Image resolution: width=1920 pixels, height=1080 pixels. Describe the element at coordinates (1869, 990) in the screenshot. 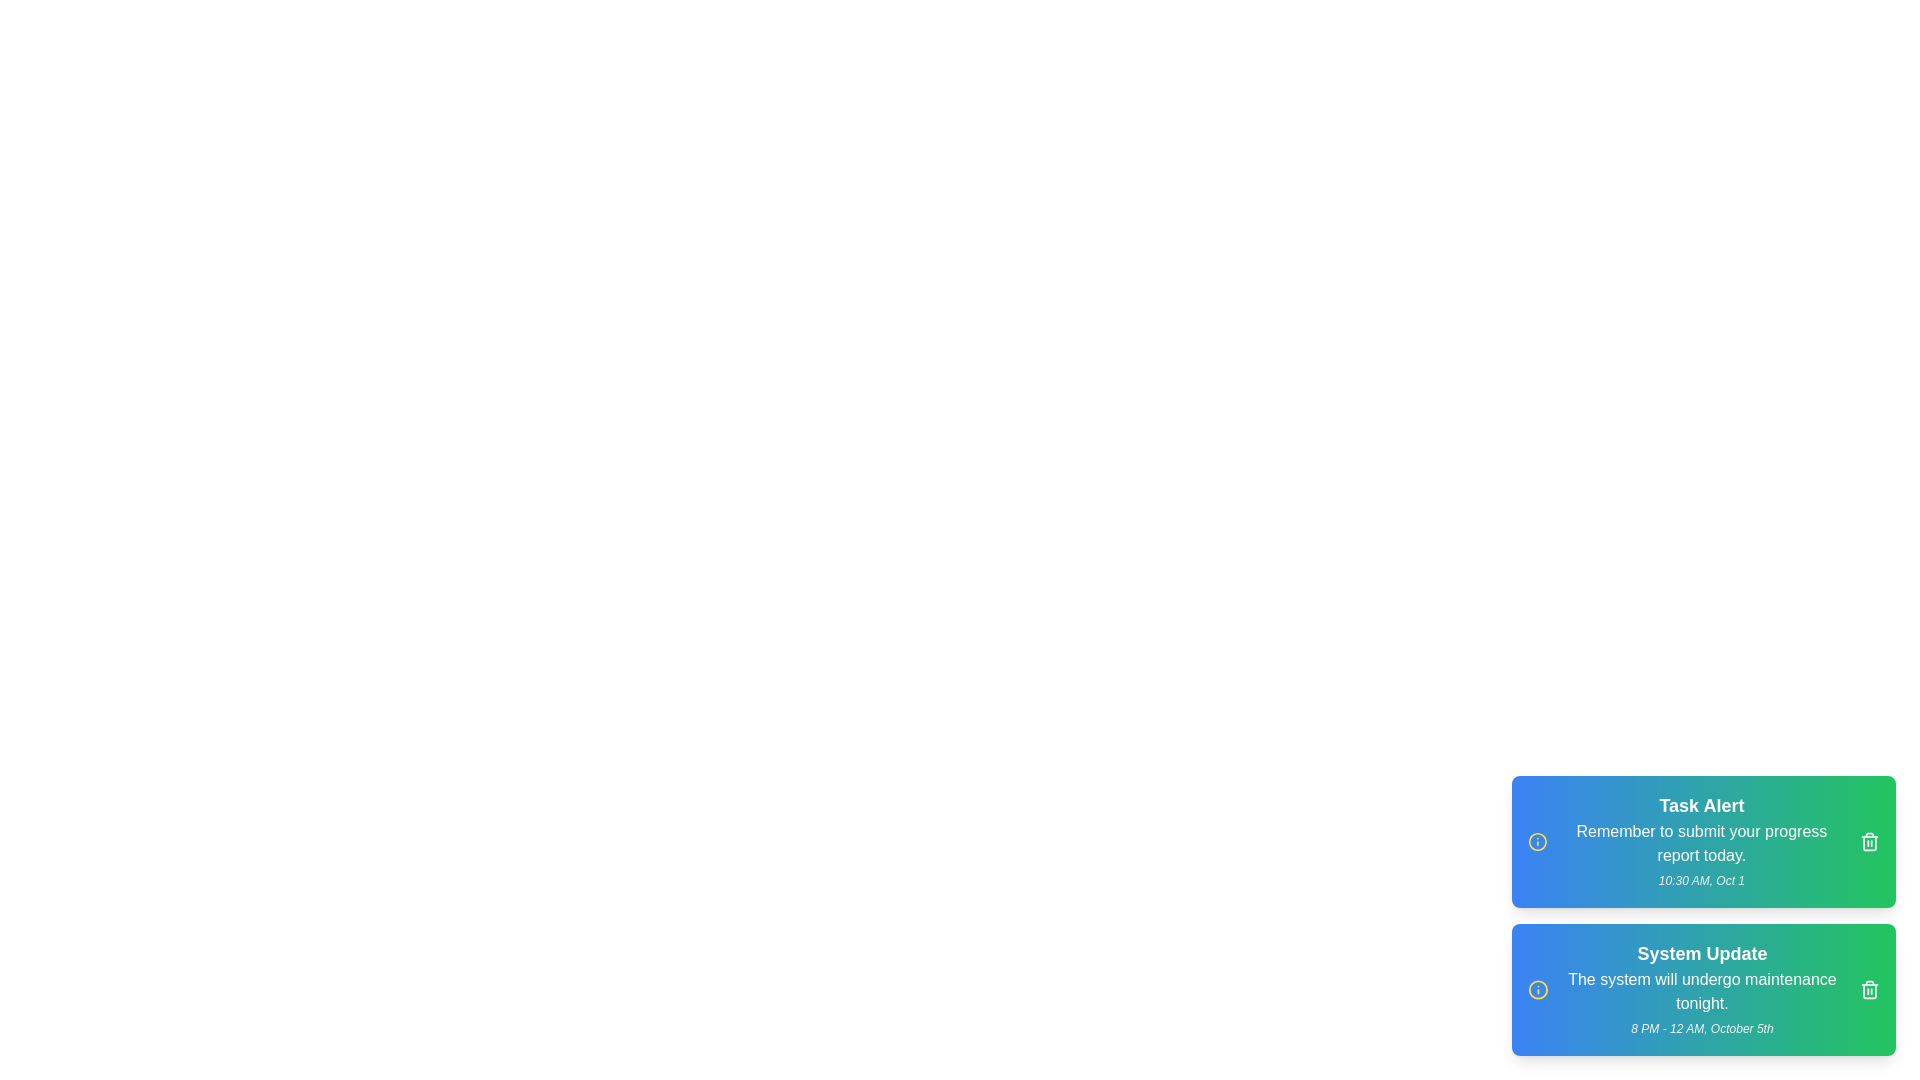

I see `the notification with title System Update` at that location.